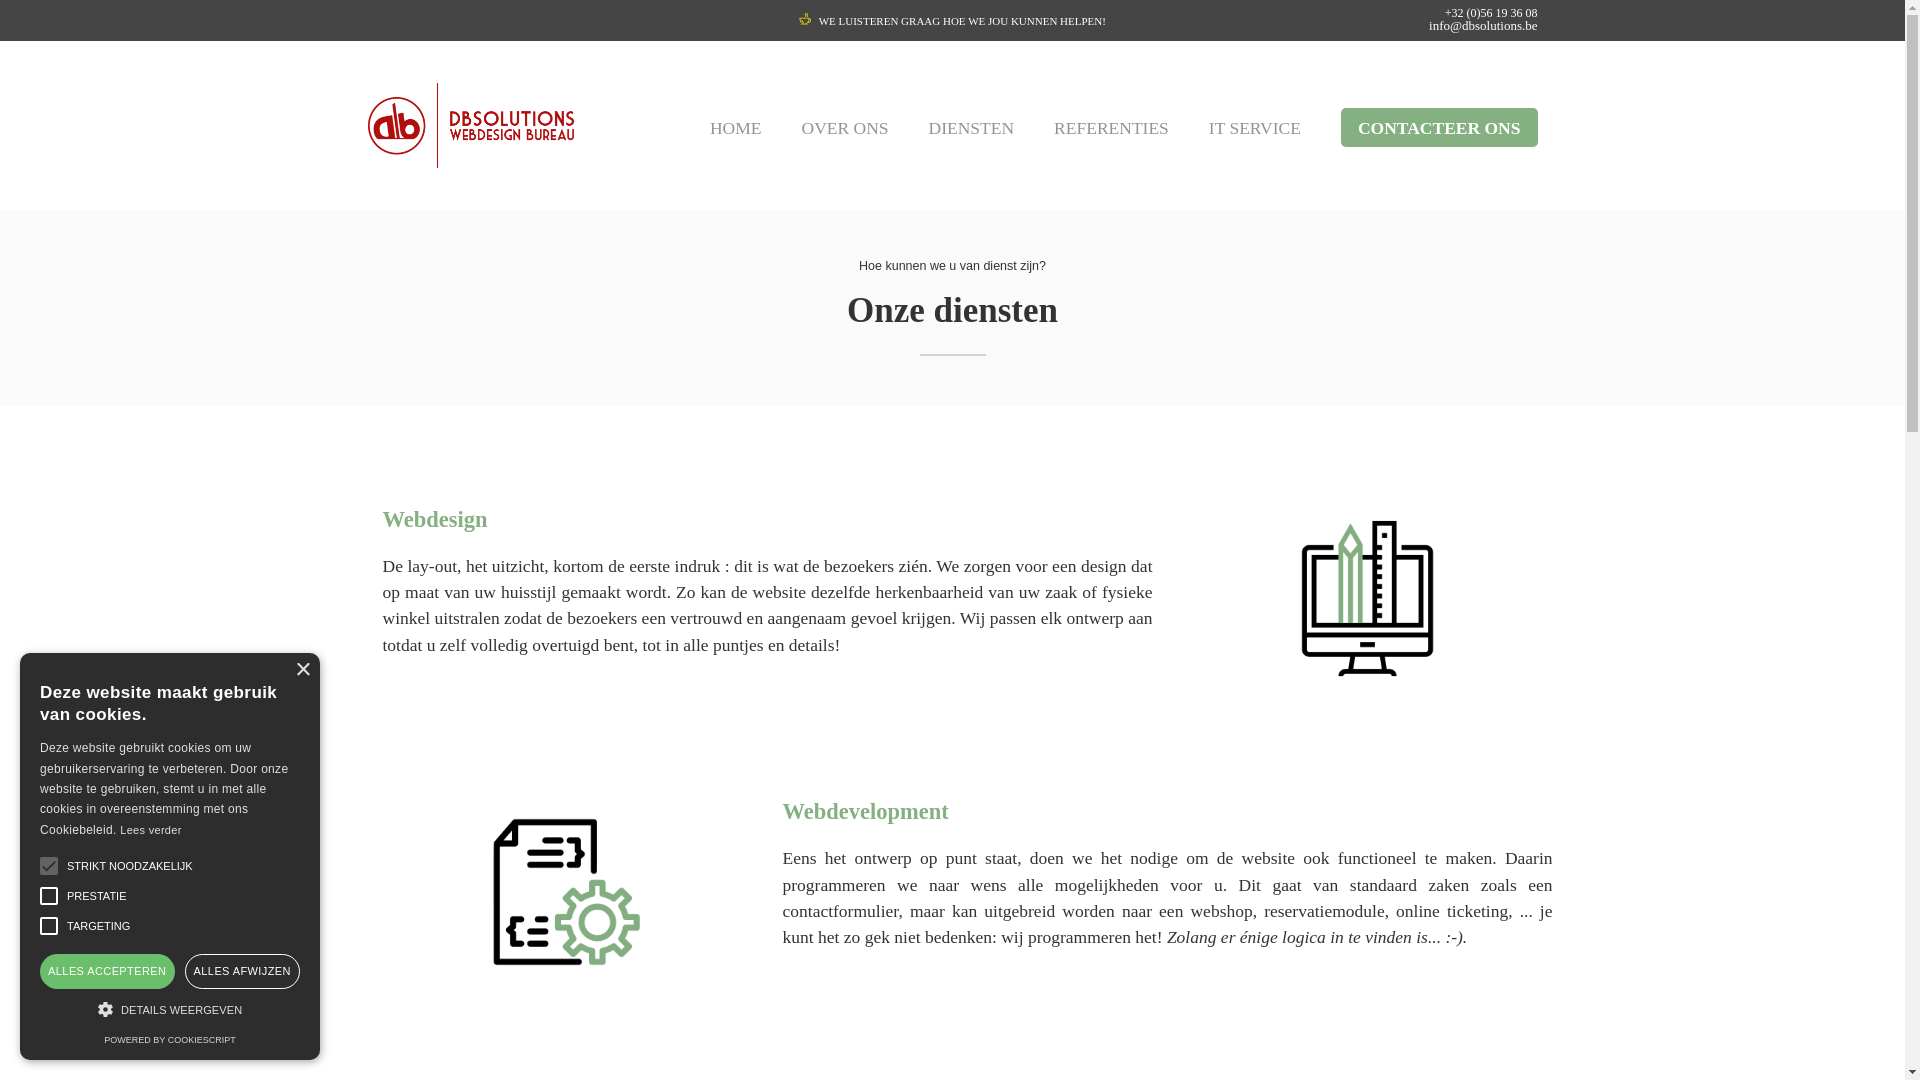 The height and width of the screenshot is (1080, 1920). What do you see at coordinates (149, 829) in the screenshot?
I see `'Lees verder'` at bounding box center [149, 829].